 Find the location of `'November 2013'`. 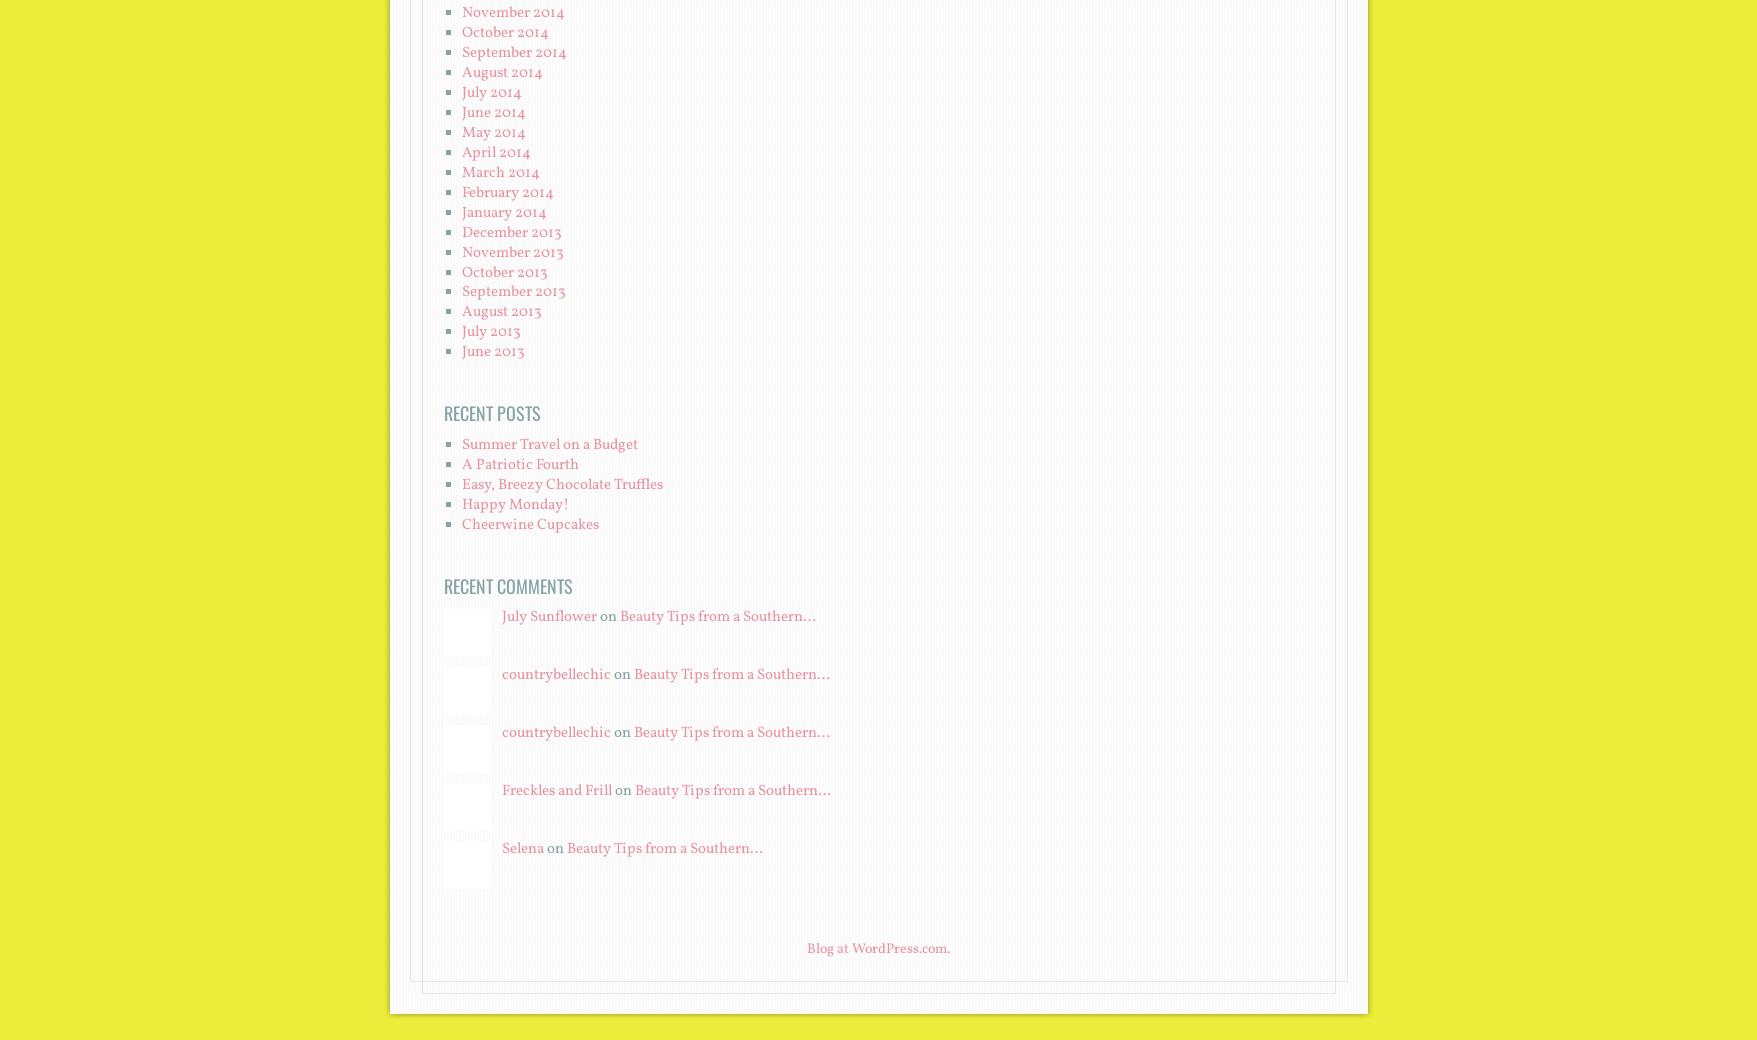

'November 2013' is located at coordinates (511, 252).